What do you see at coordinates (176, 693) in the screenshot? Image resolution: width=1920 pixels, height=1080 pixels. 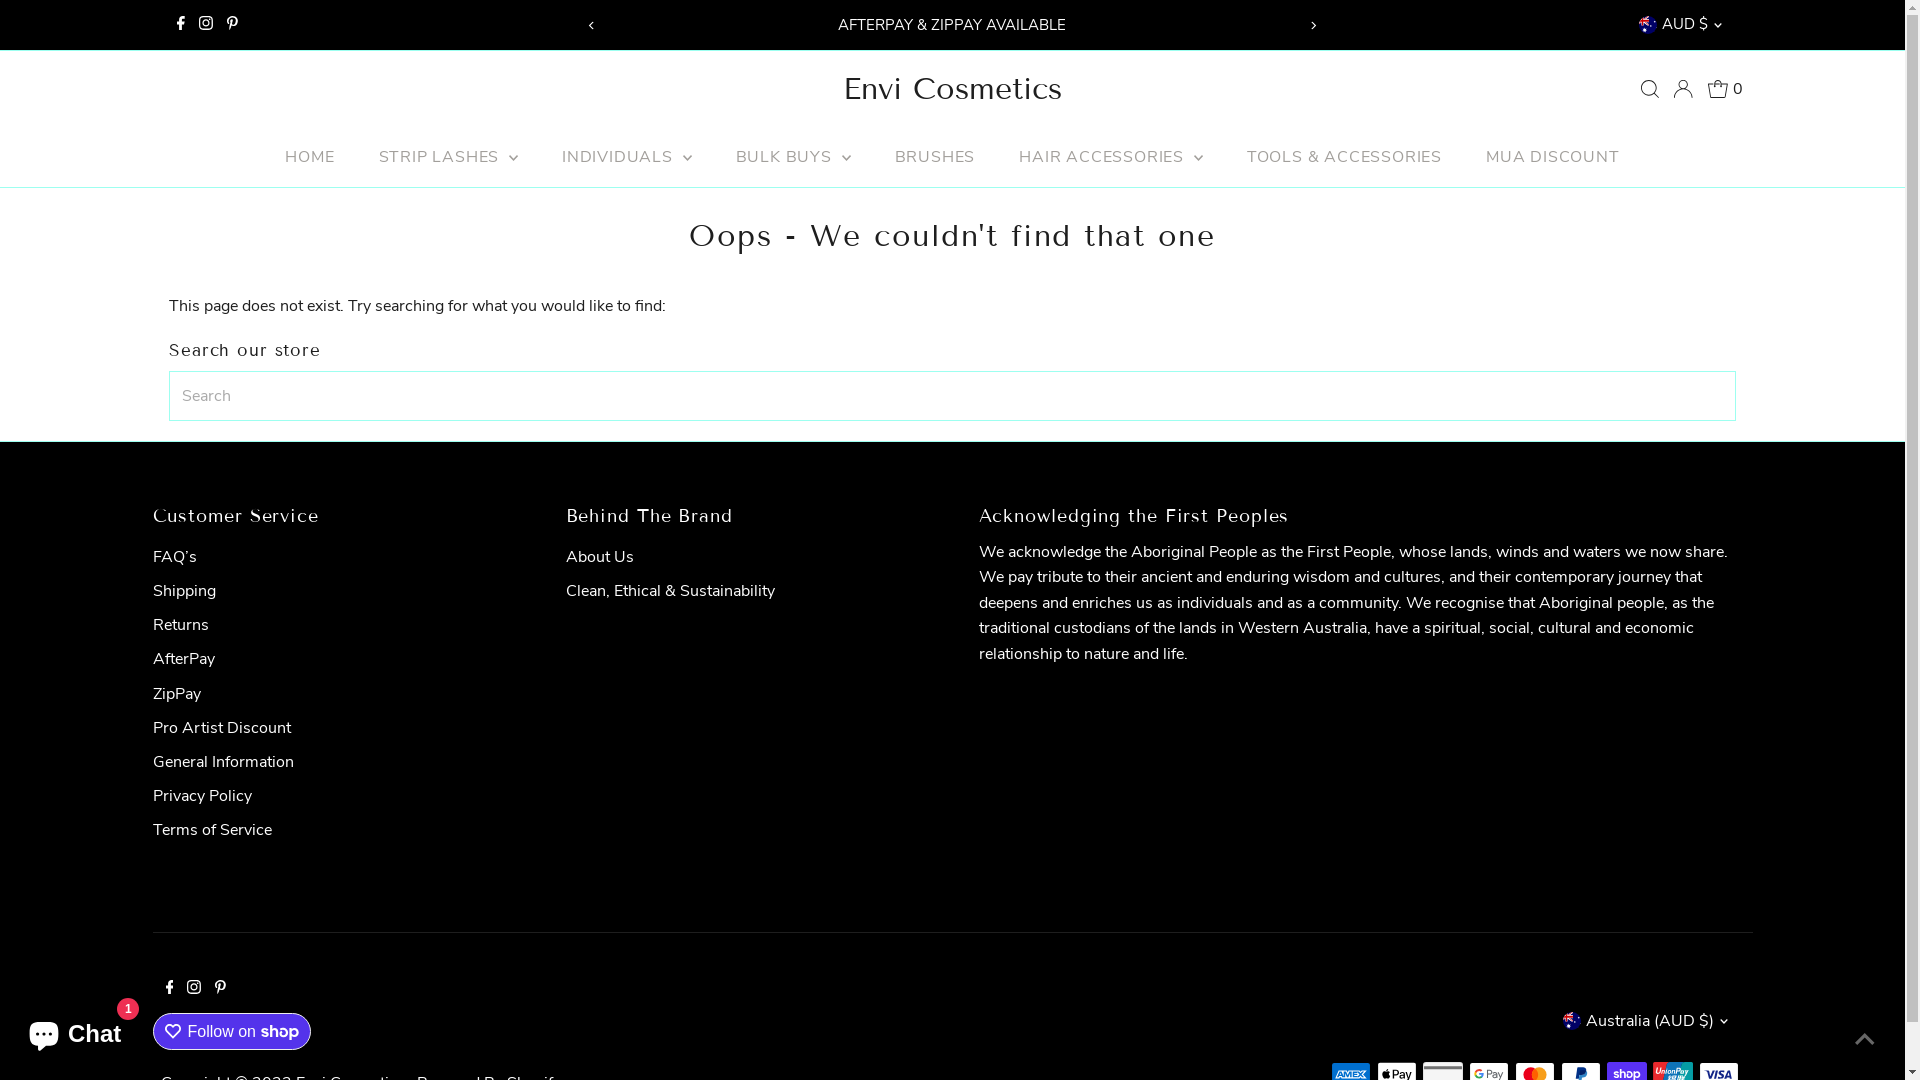 I see `'ZipPay'` at bounding box center [176, 693].